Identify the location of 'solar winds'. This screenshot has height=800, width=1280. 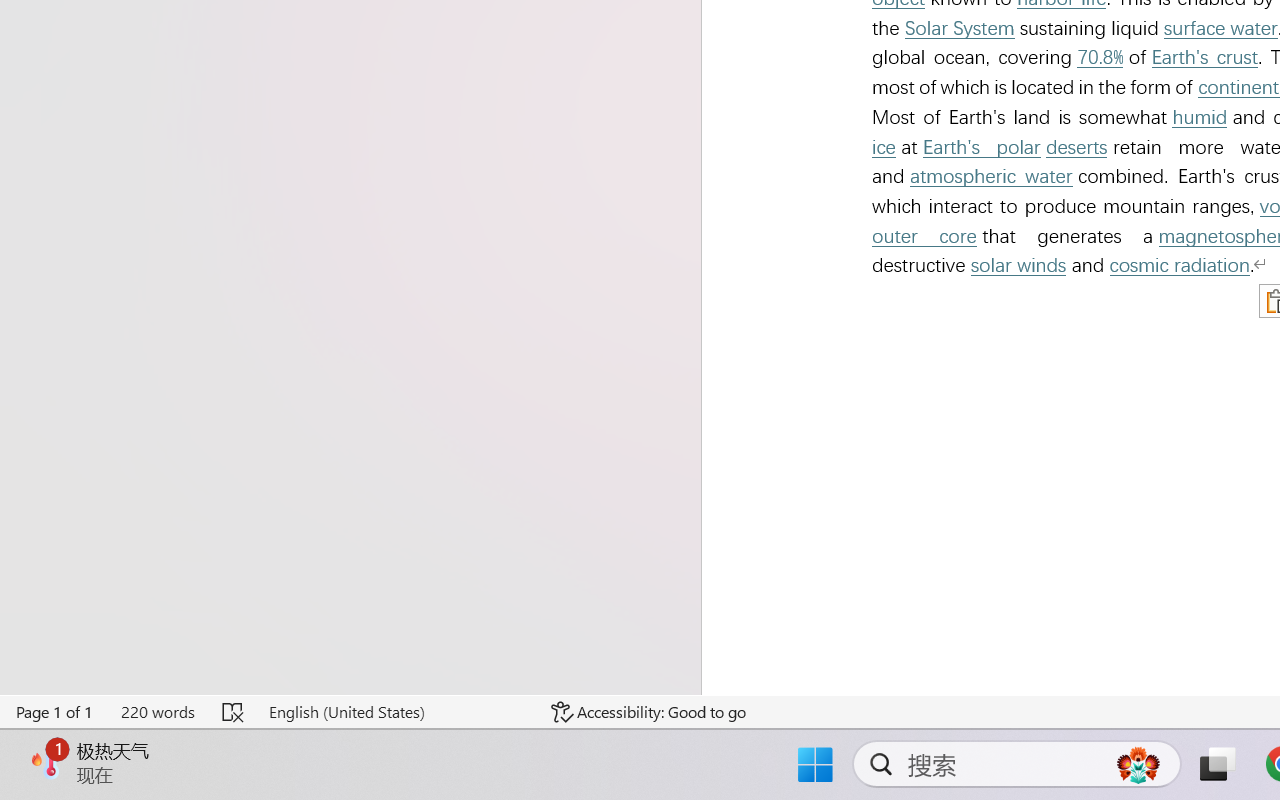
(1018, 264).